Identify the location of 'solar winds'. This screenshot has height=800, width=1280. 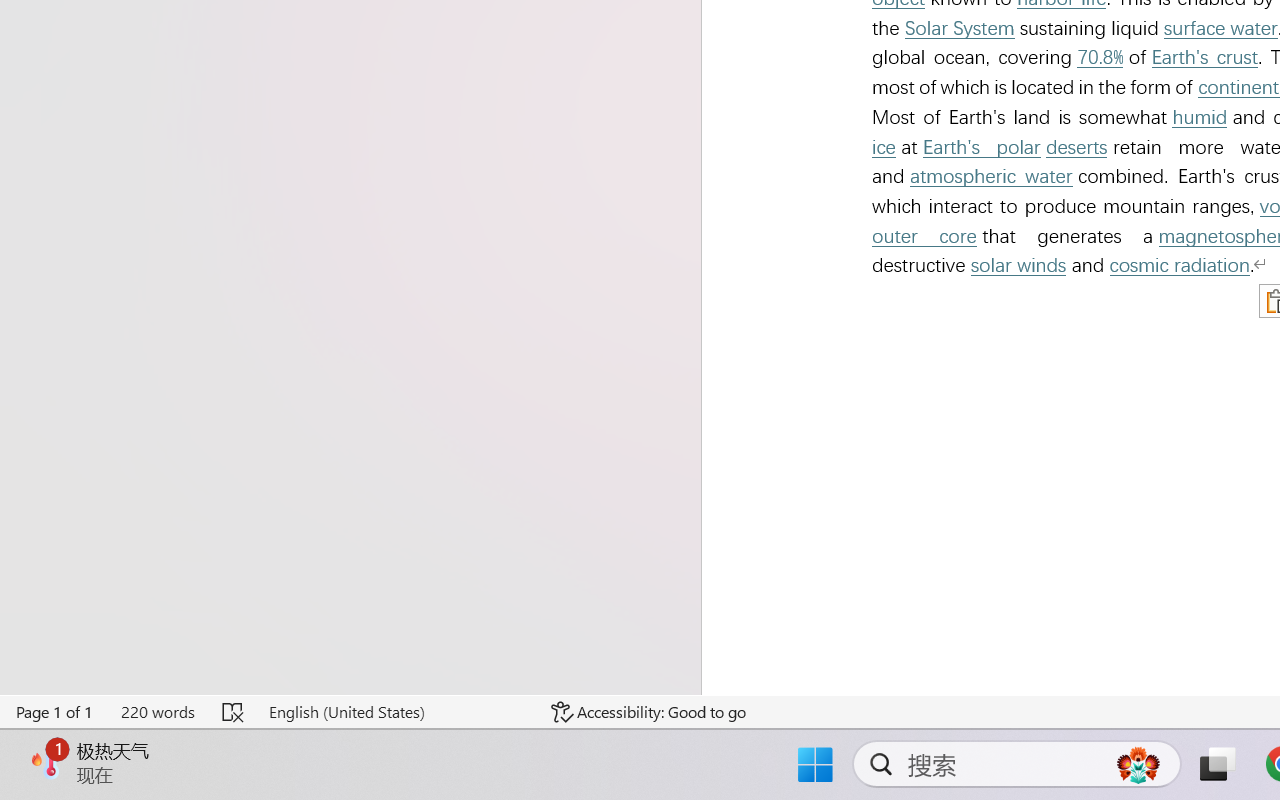
(1018, 264).